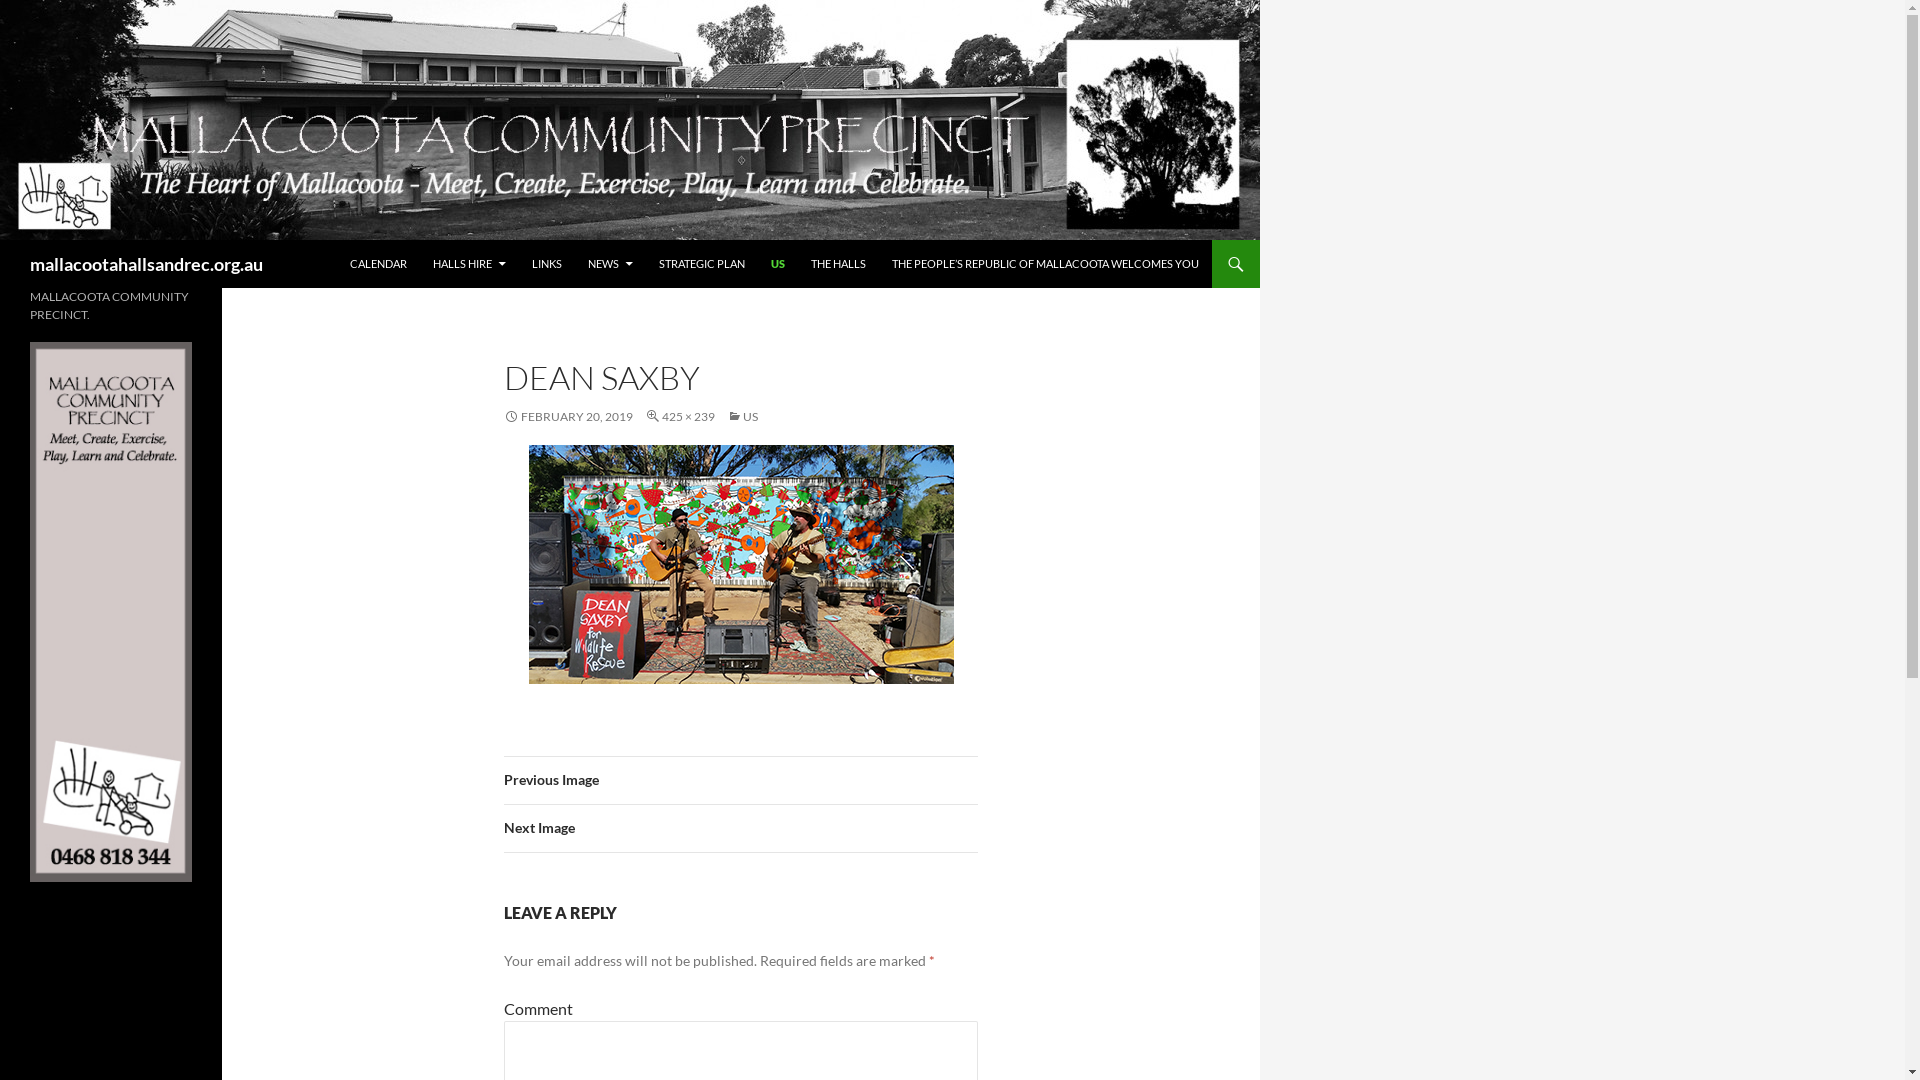 This screenshot has height=1080, width=1920. Describe the element at coordinates (609, 262) in the screenshot. I see `'NEWS'` at that location.